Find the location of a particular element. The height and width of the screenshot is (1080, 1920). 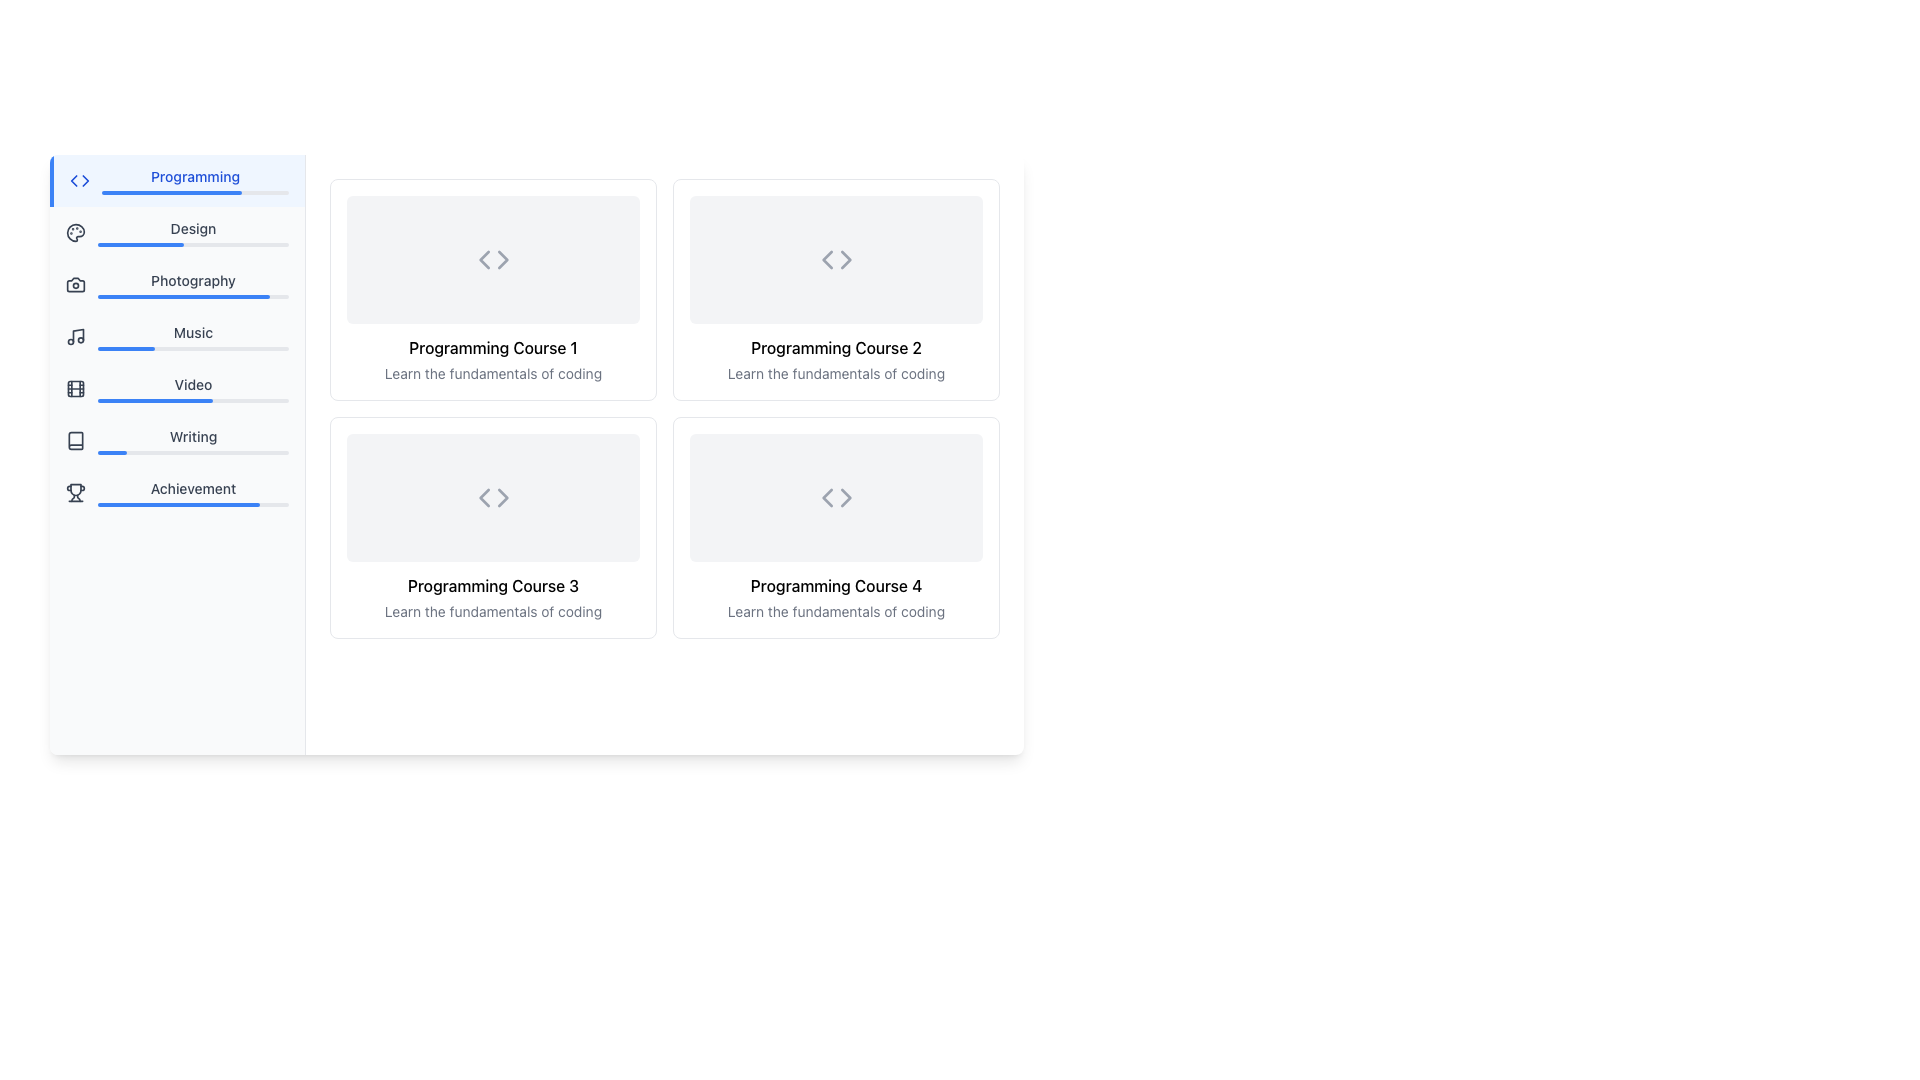

the first item in the vertical list of categories in the sidebar is located at coordinates (177, 181).